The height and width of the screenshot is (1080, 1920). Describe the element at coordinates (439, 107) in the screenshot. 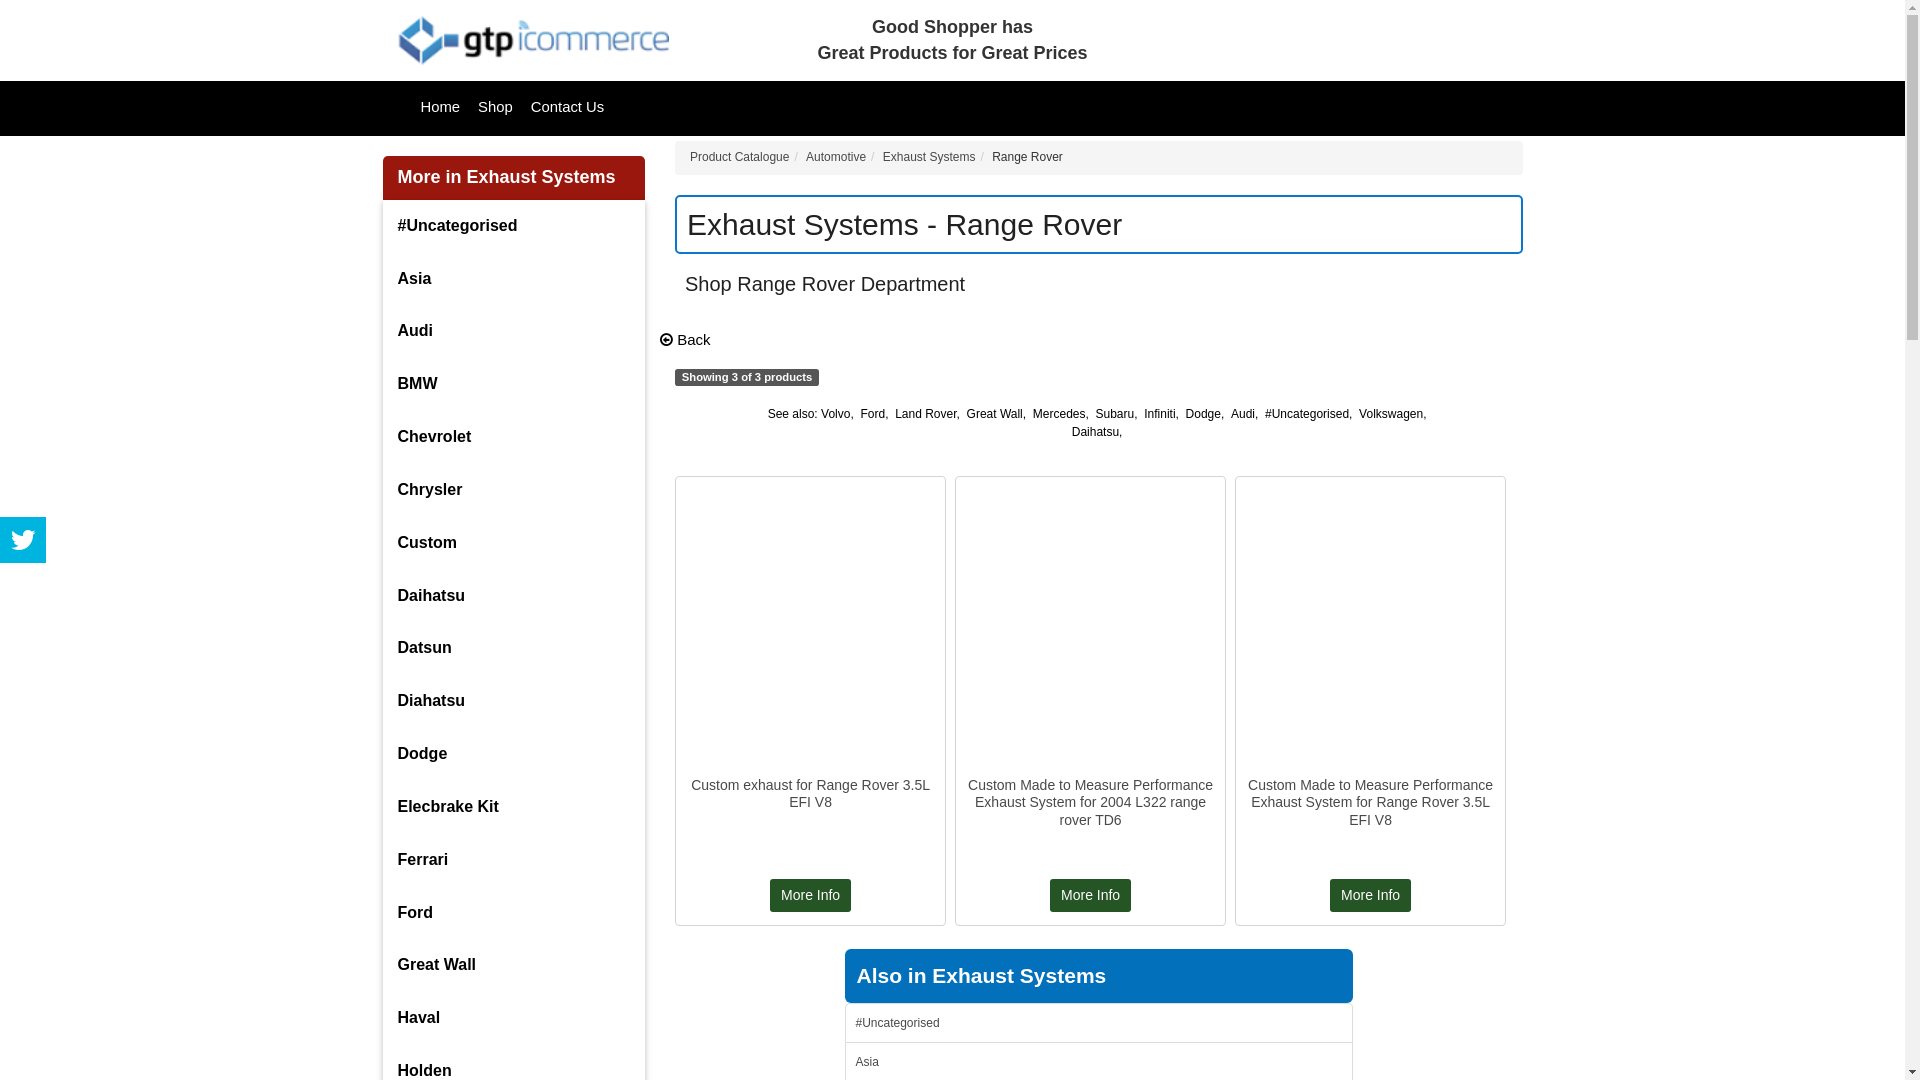

I see `'Home'` at that location.